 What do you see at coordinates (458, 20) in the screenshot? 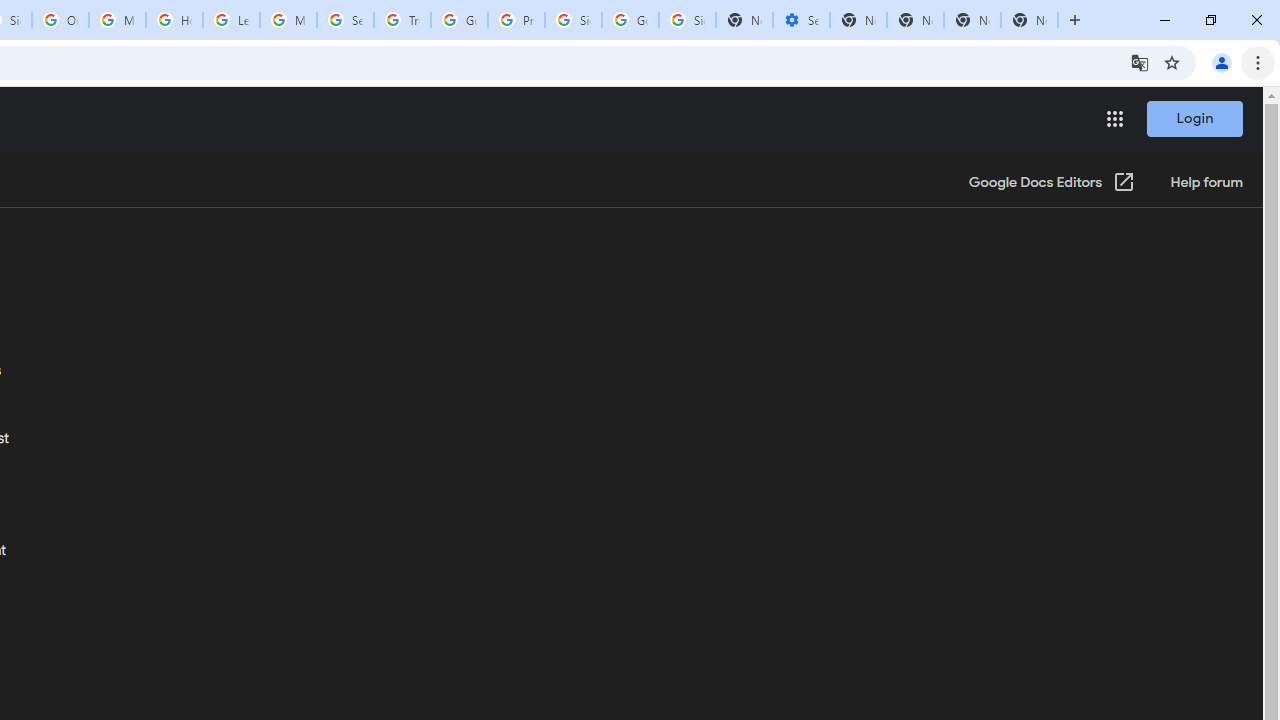
I see `'Google Ads - Sign in'` at bounding box center [458, 20].